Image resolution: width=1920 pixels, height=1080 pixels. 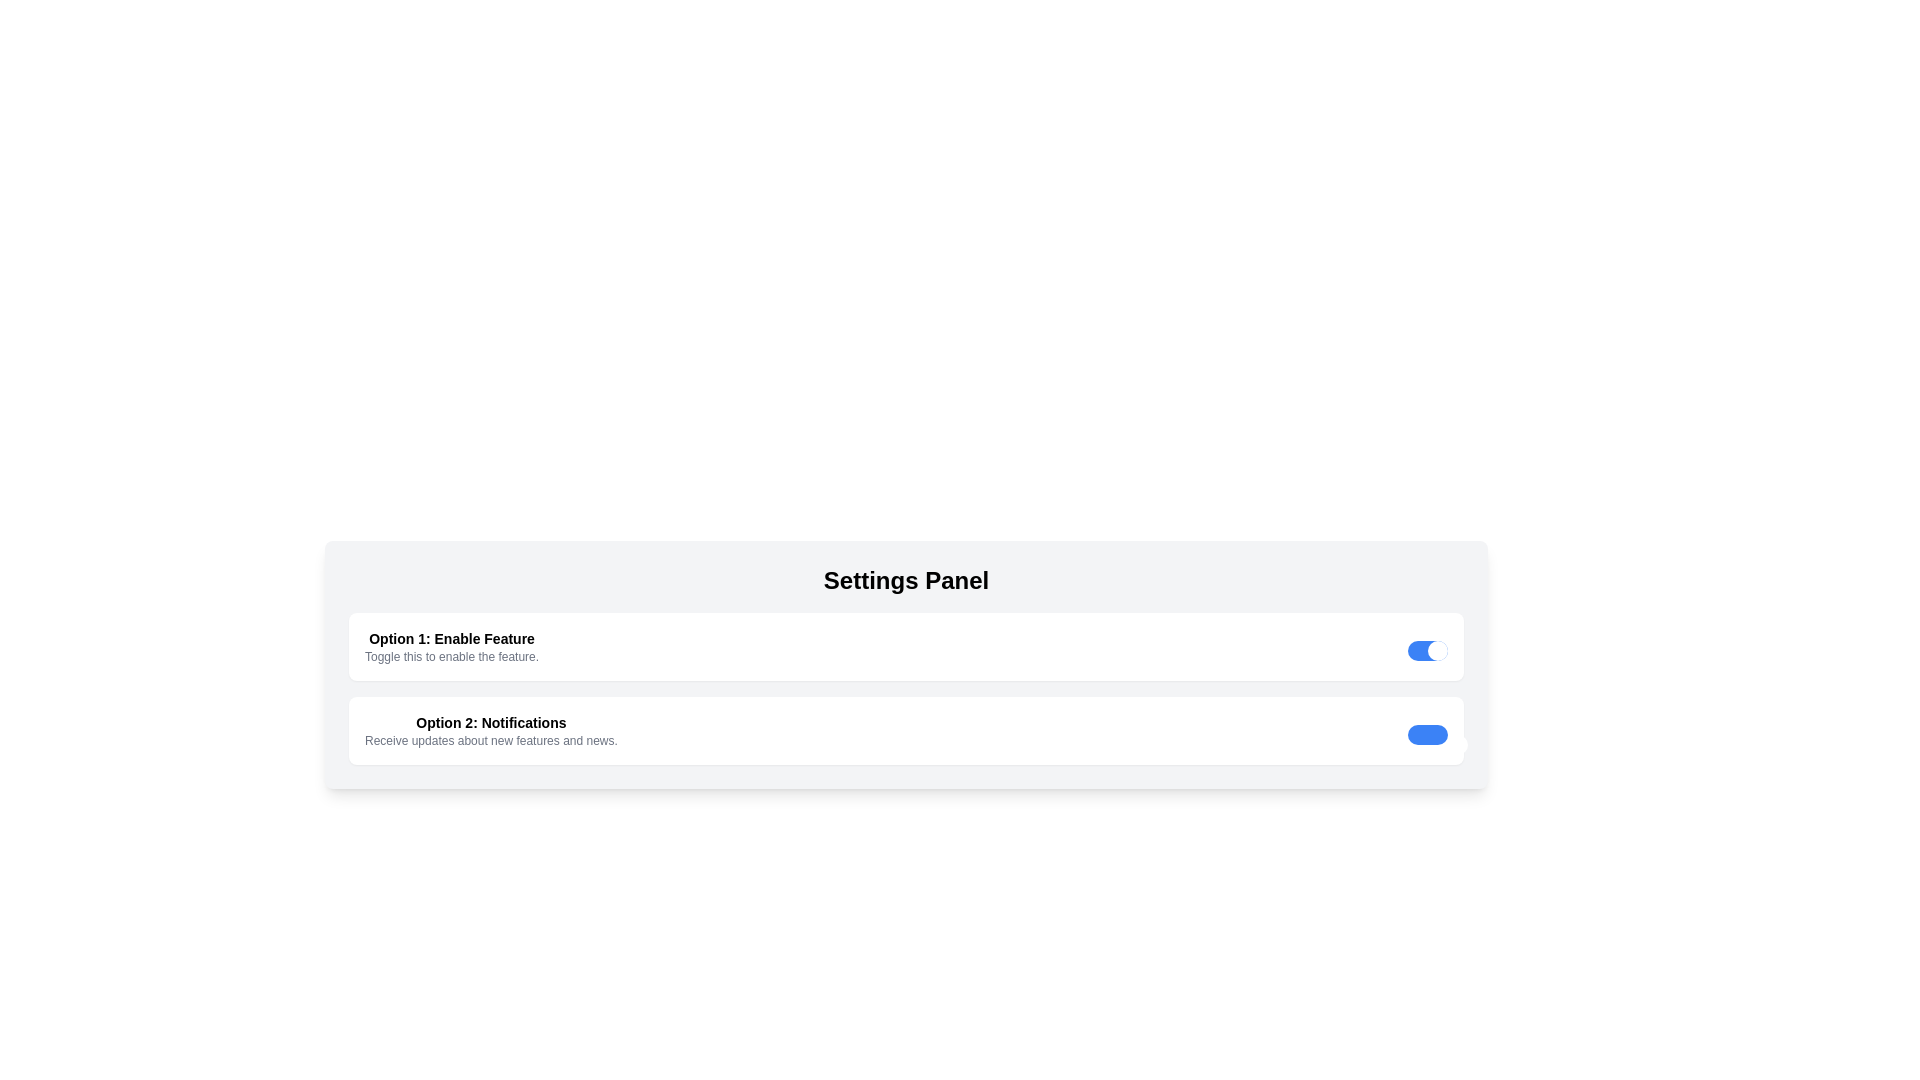 What do you see at coordinates (491, 731) in the screenshot?
I see `the Text Block that reads 'Option 2: Notifications' and contains the smaller gray text about receiving updates` at bounding box center [491, 731].